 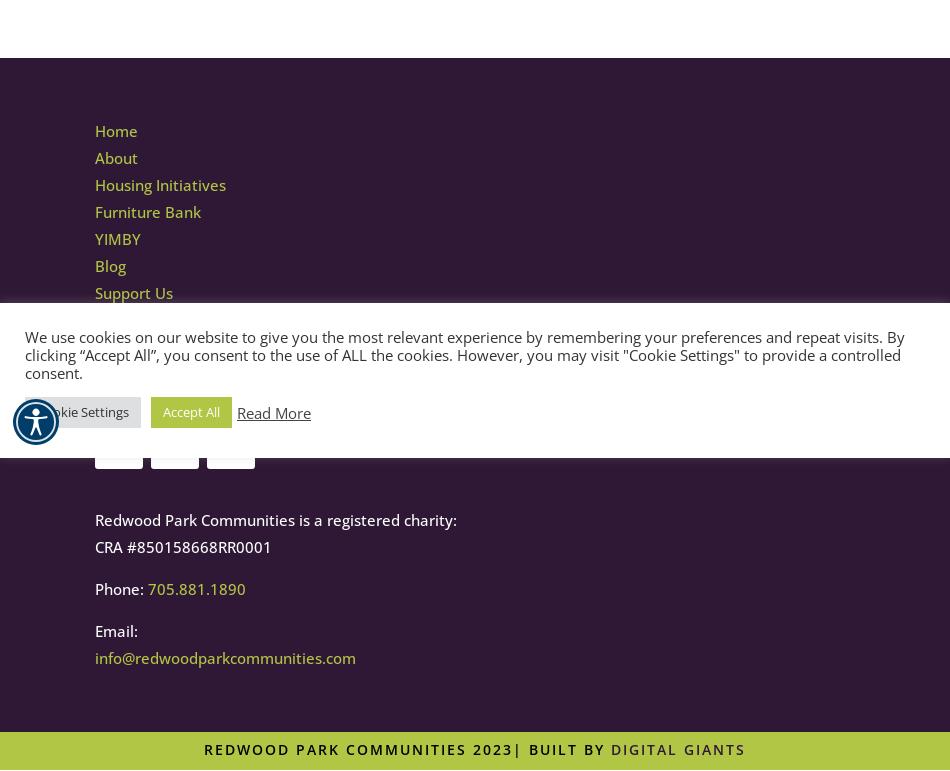 What do you see at coordinates (272, 411) in the screenshot?
I see `'Read More'` at bounding box center [272, 411].